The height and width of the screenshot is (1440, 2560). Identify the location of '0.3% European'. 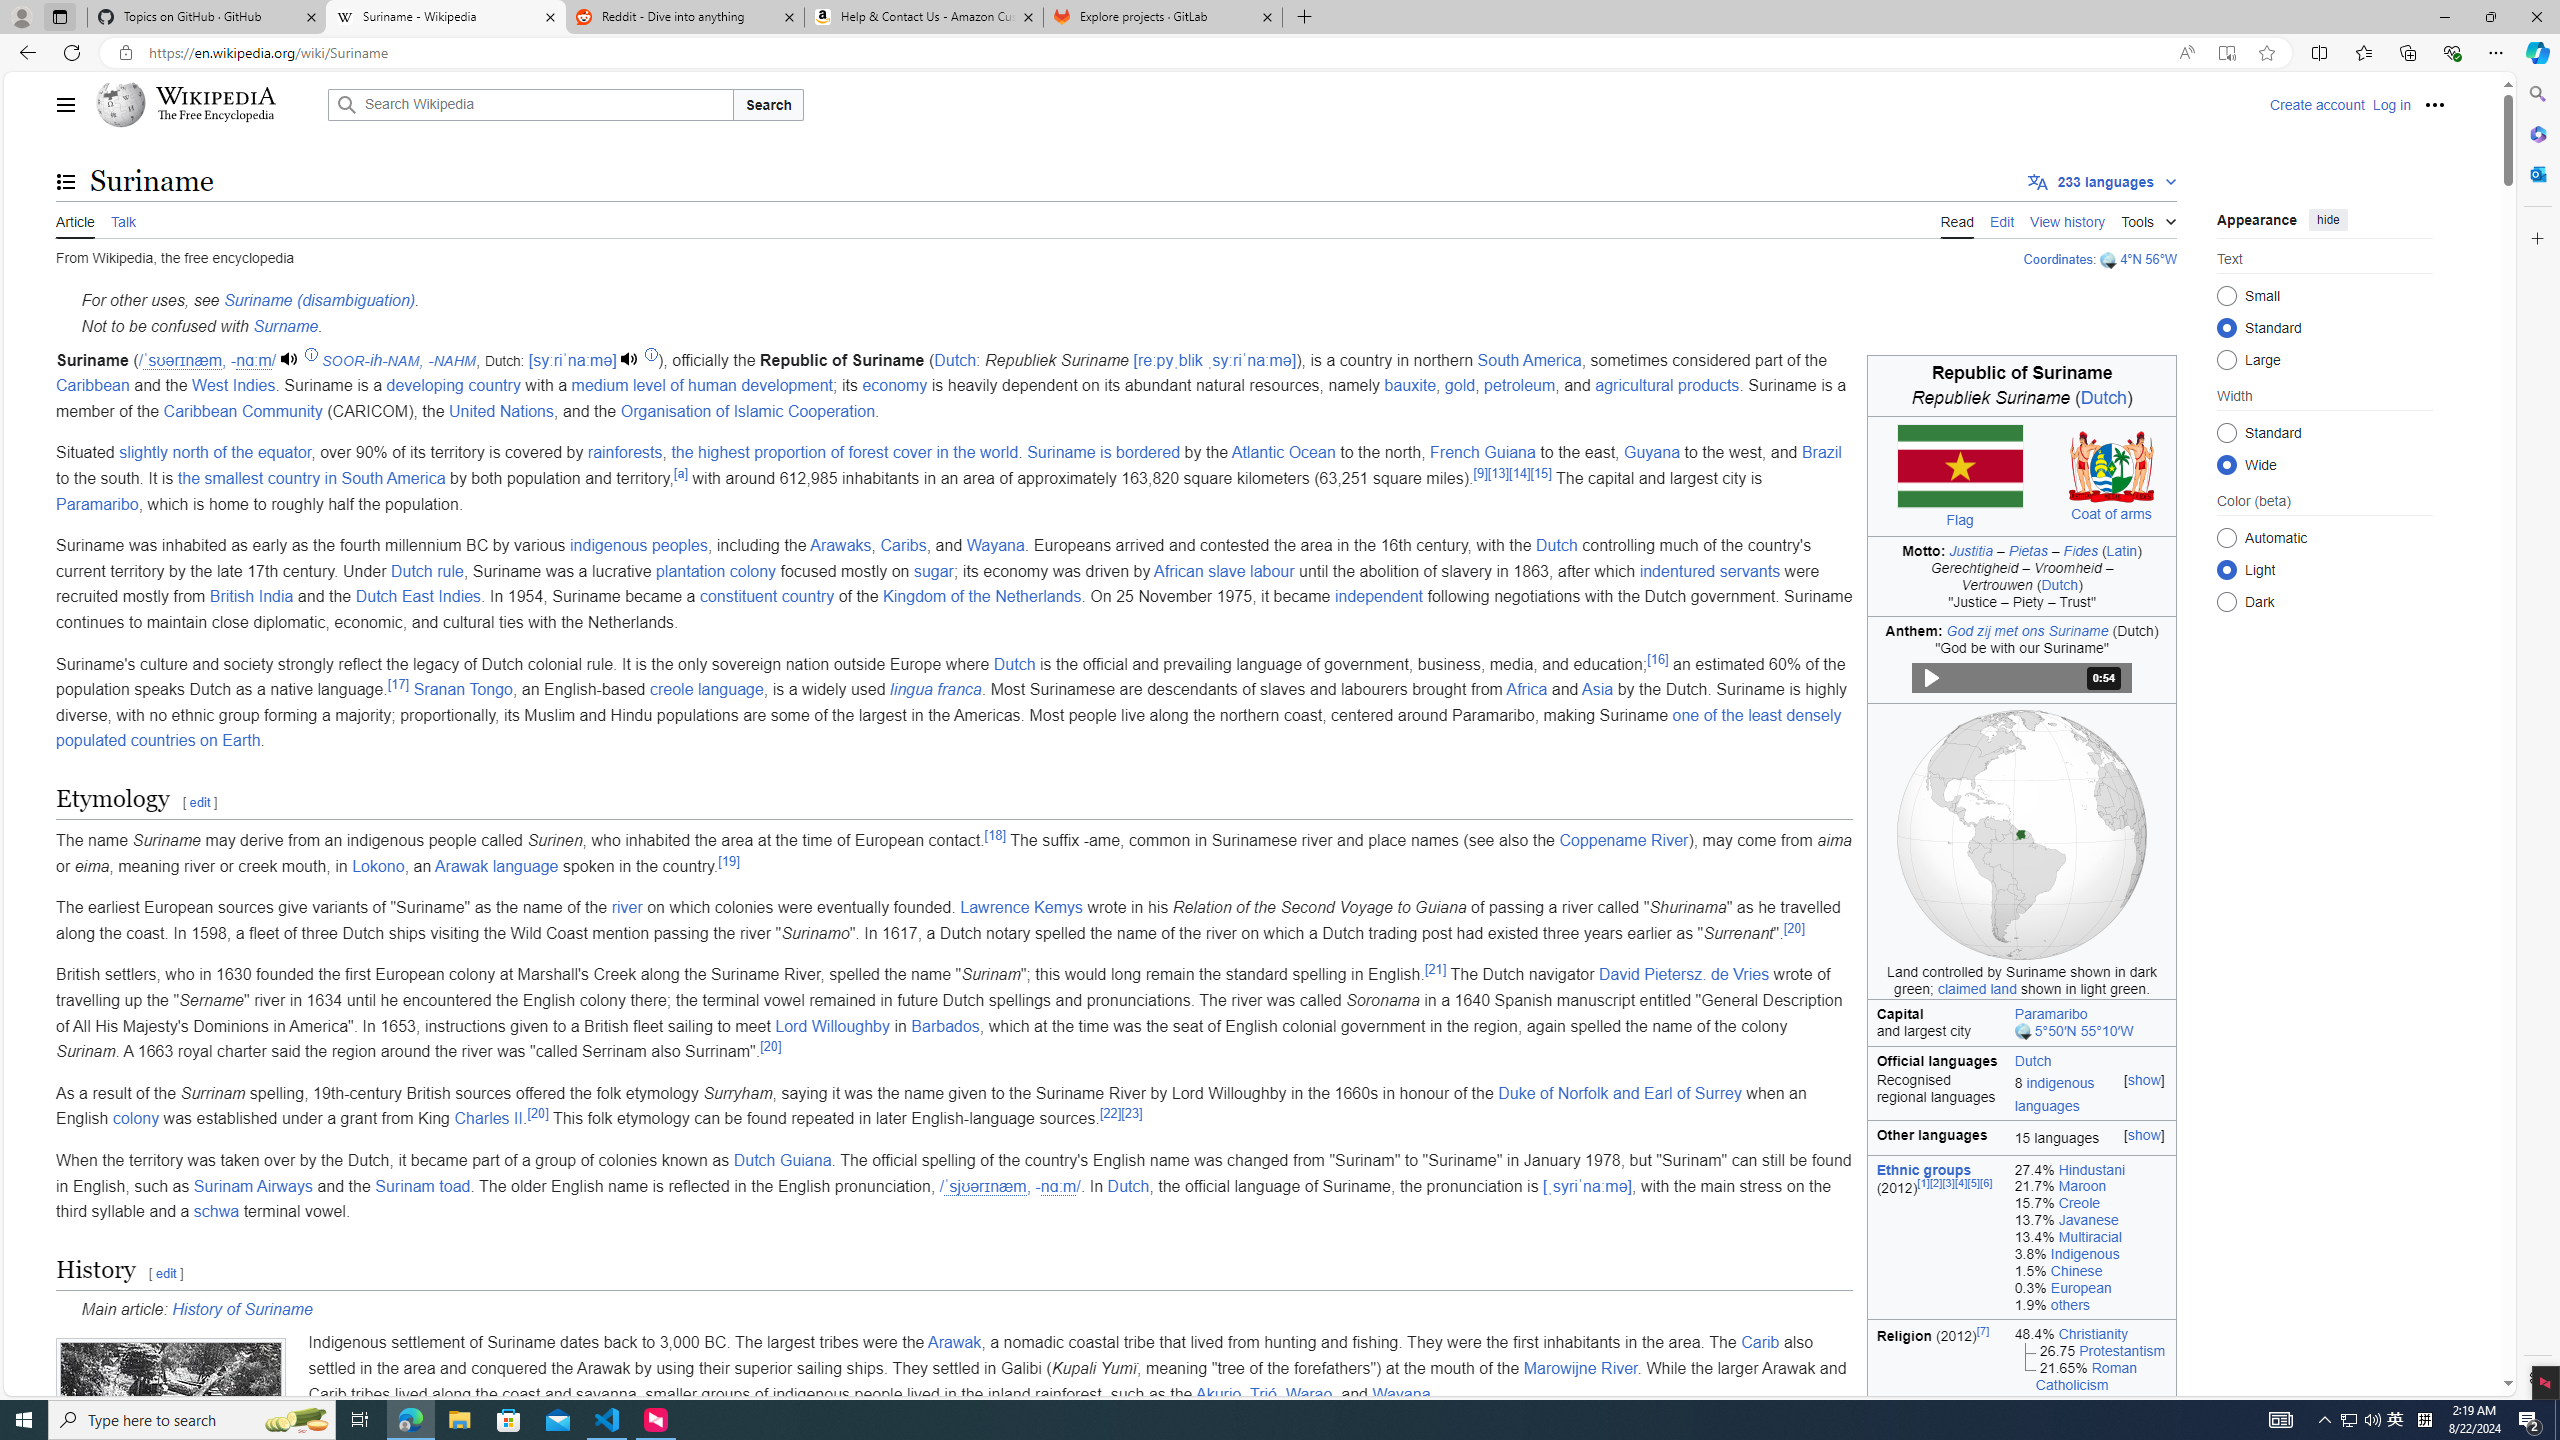
(2091, 1287).